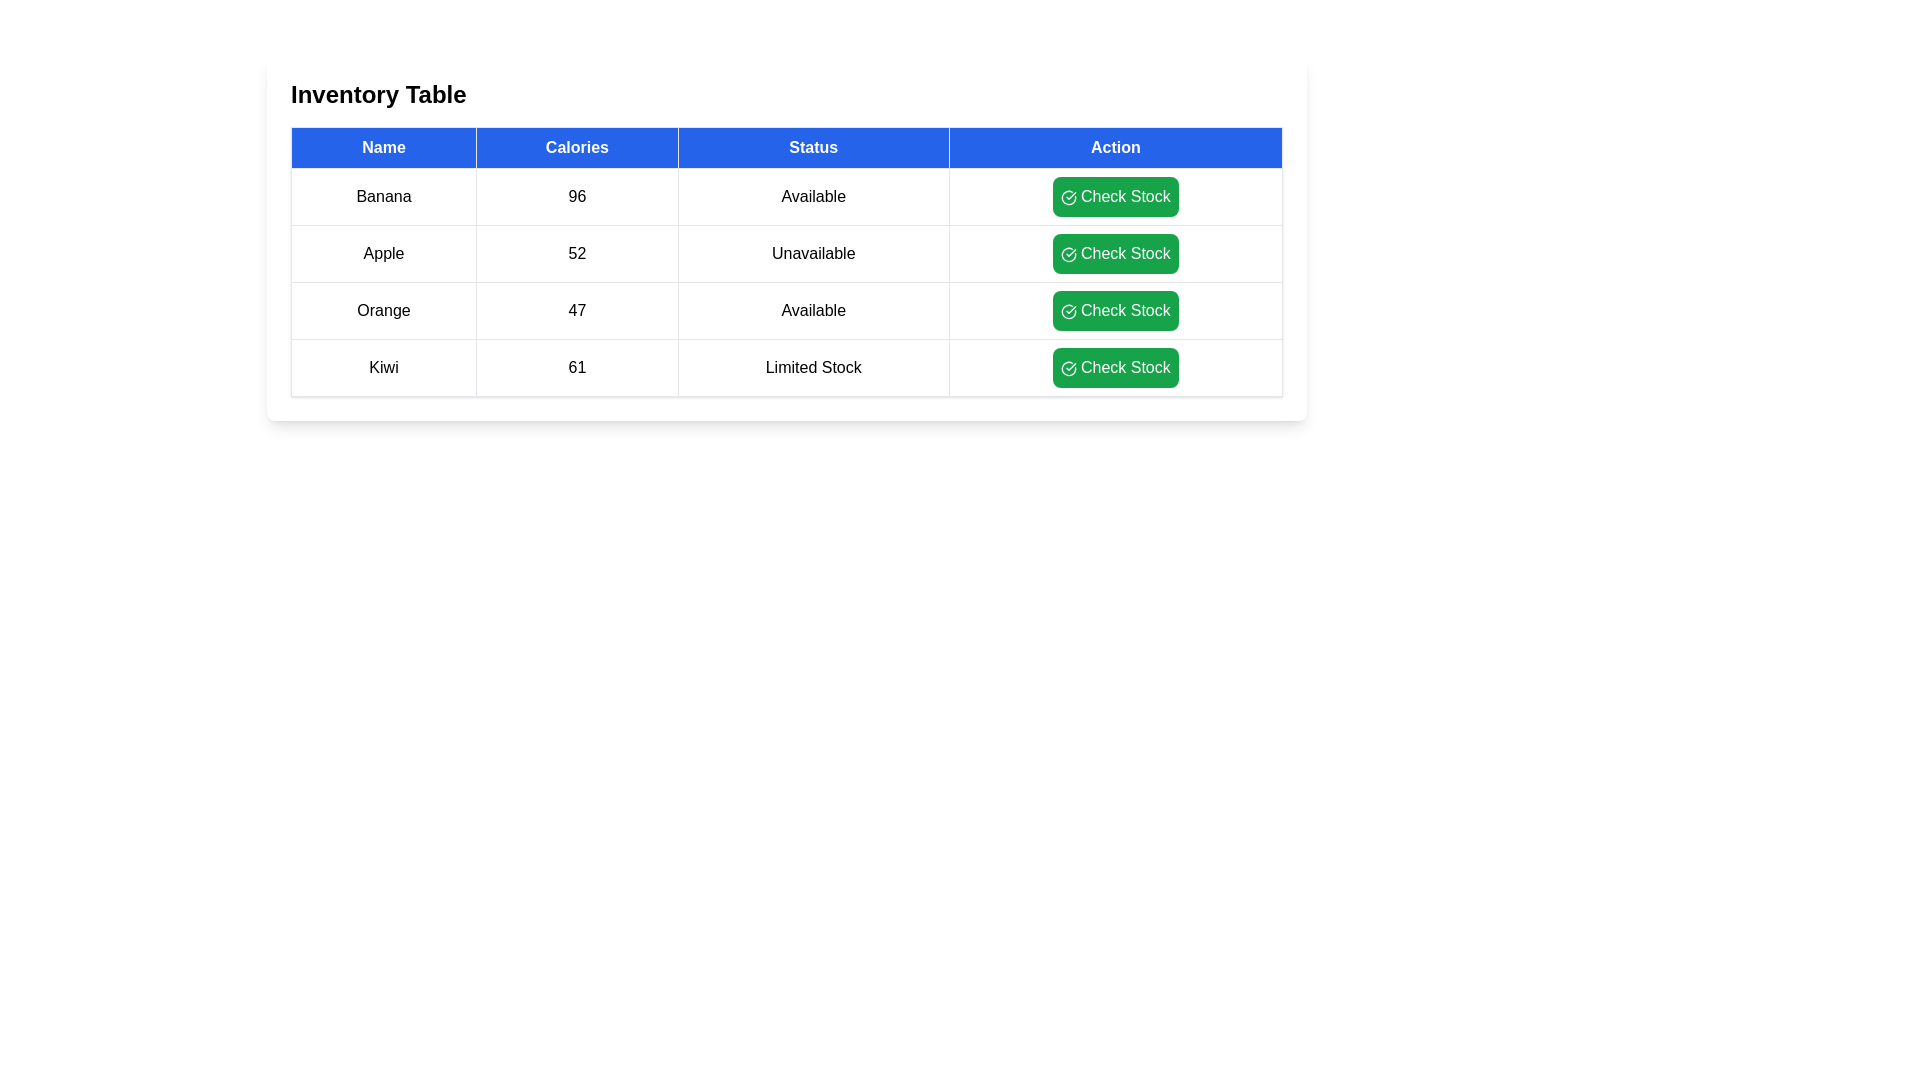 The image size is (1920, 1080). Describe the element at coordinates (384, 253) in the screenshot. I see `the row corresponding to Apple by clicking on it` at that location.